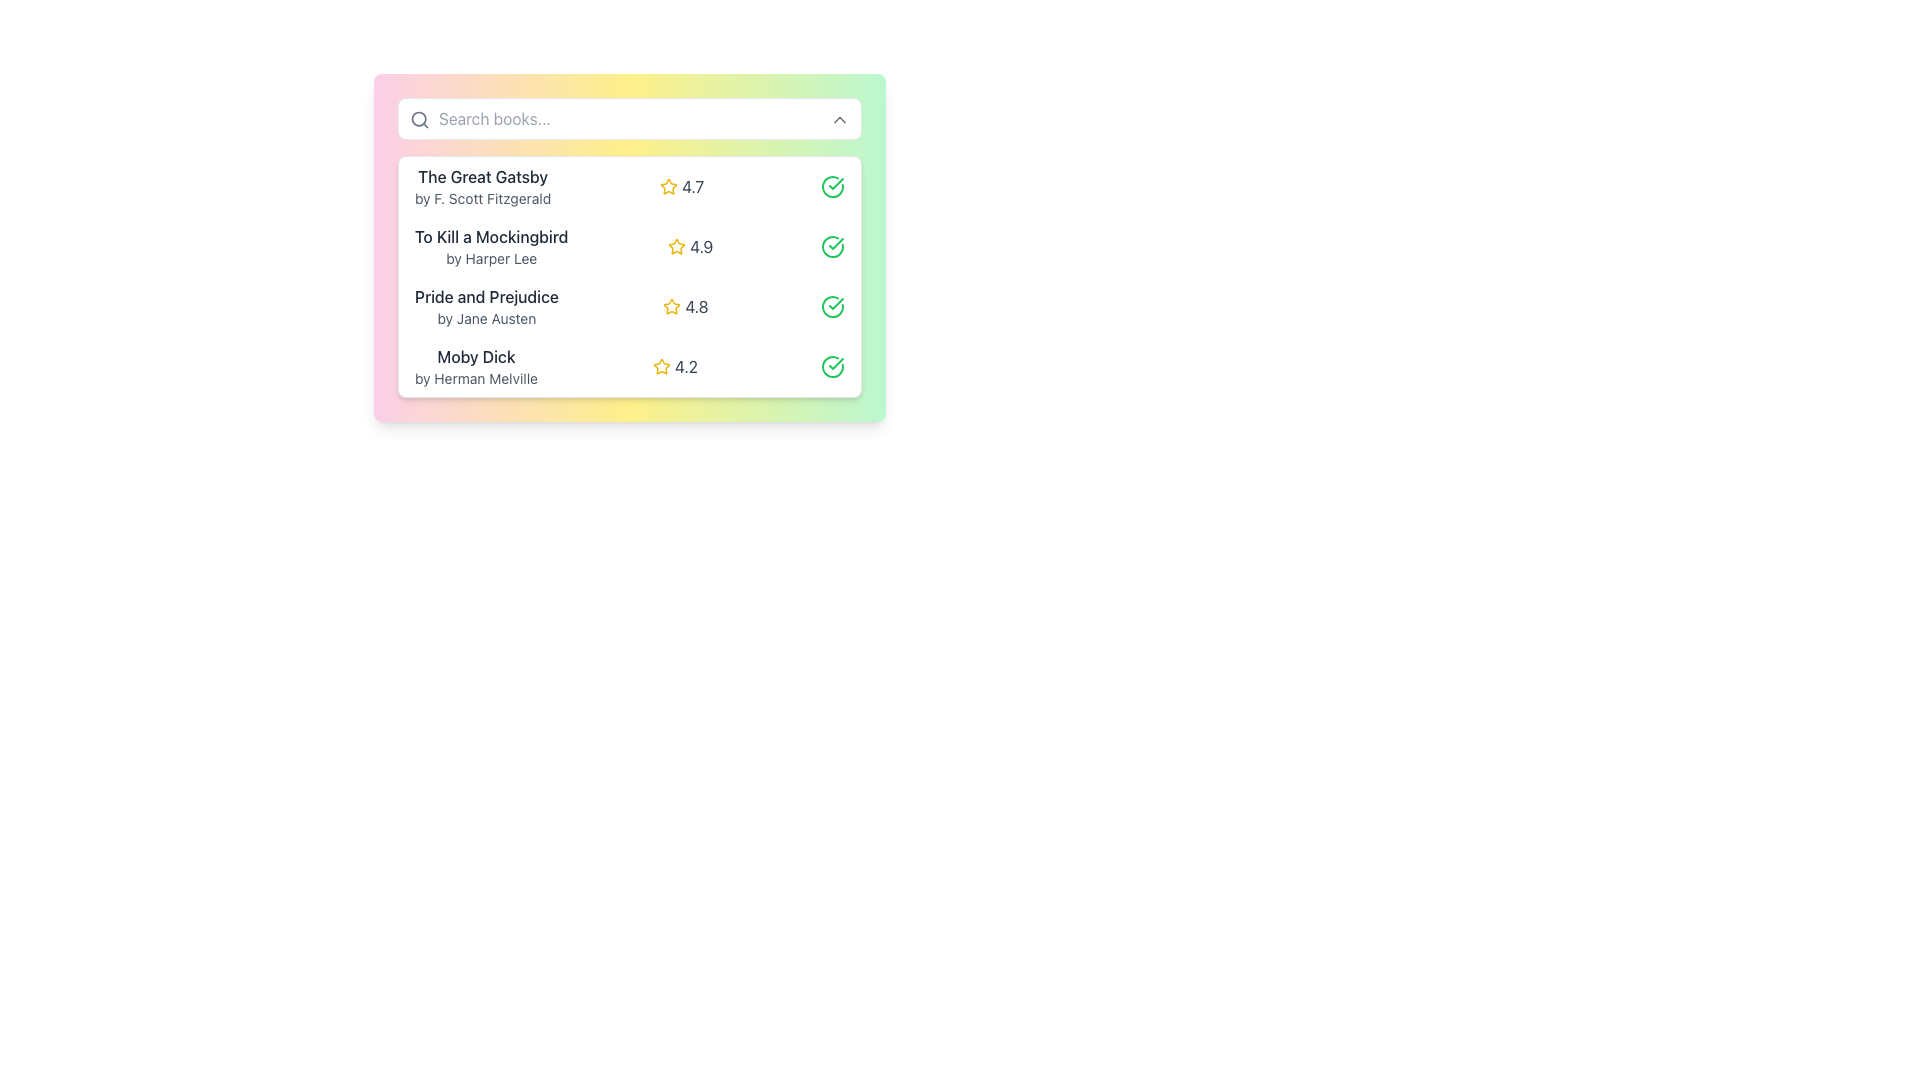 The image size is (1920, 1080). I want to click on value displayed in the text element showing the rating '4.8', which is next to the yellow star icon and indicates the rating for the book 'Pride and Prejudice', so click(696, 307).